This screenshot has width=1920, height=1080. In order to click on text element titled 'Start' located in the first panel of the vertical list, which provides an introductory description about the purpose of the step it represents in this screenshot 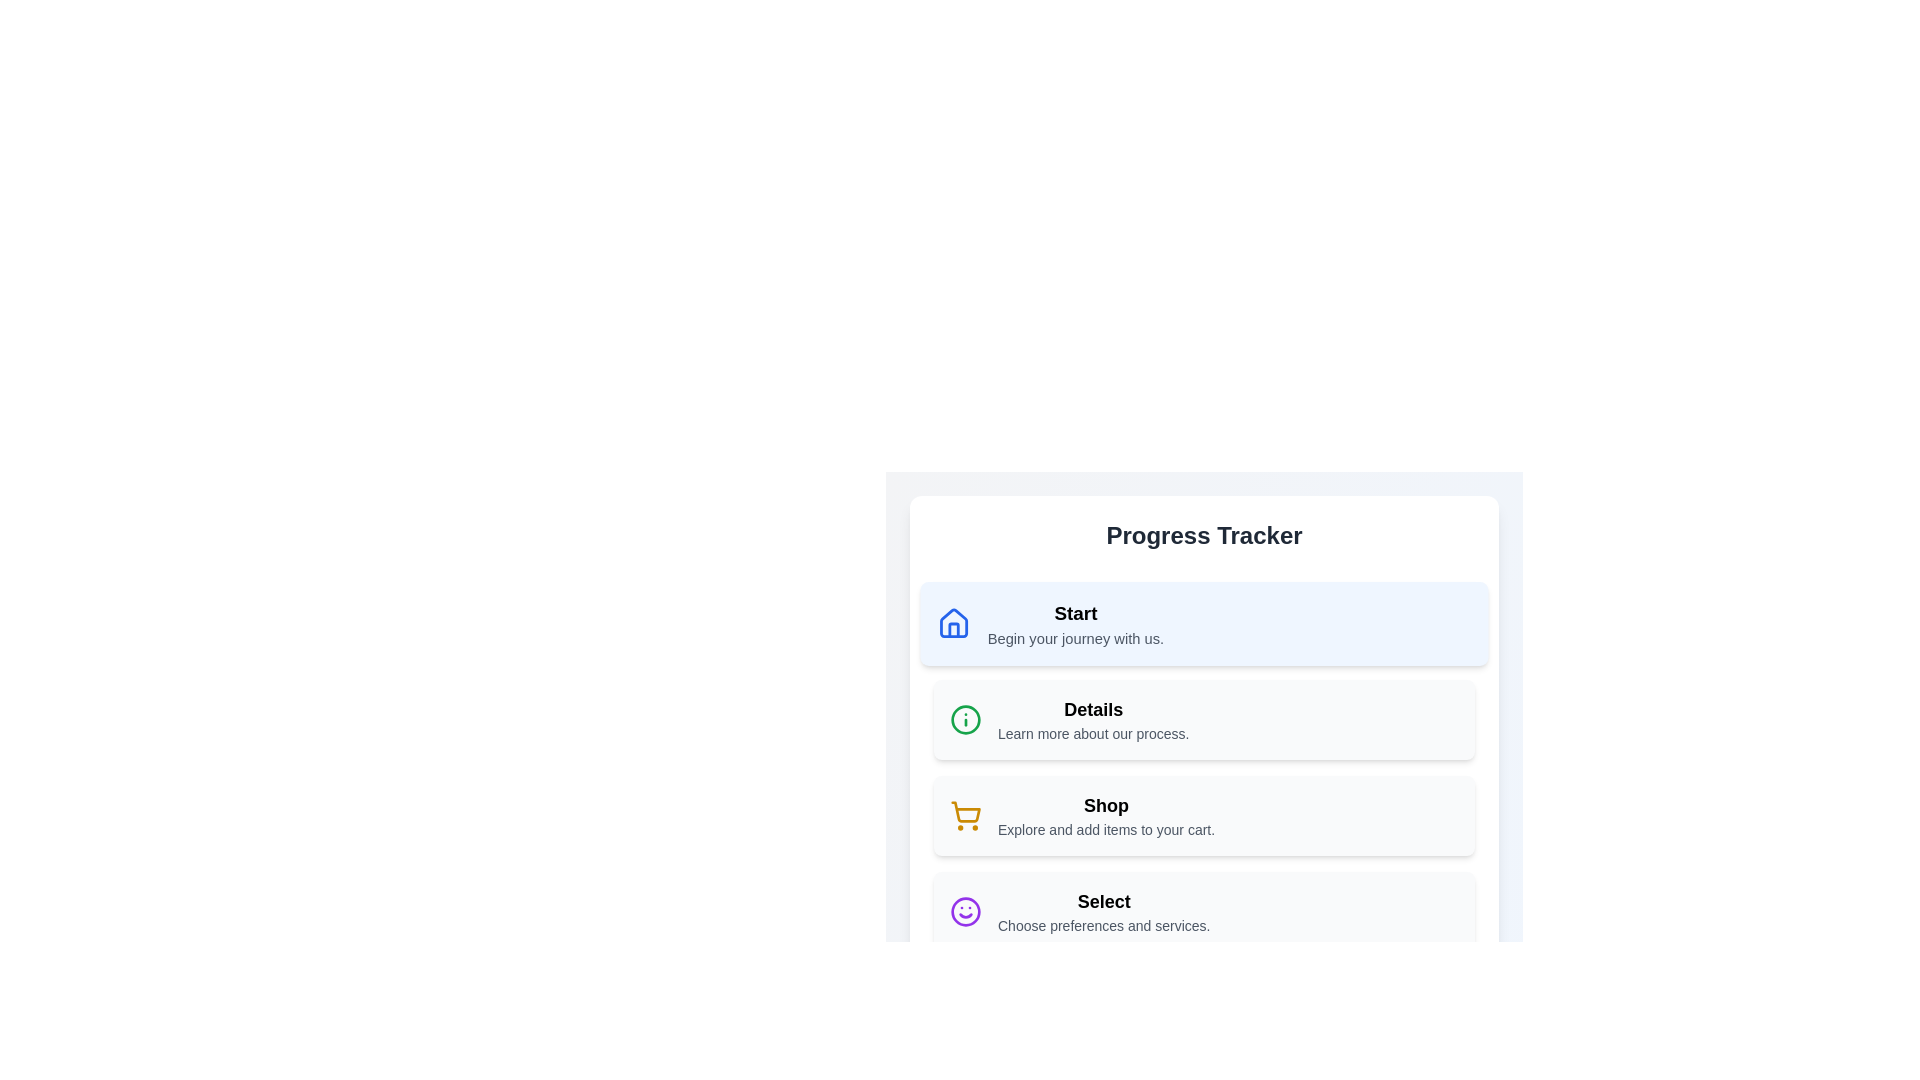, I will do `click(1074, 623)`.